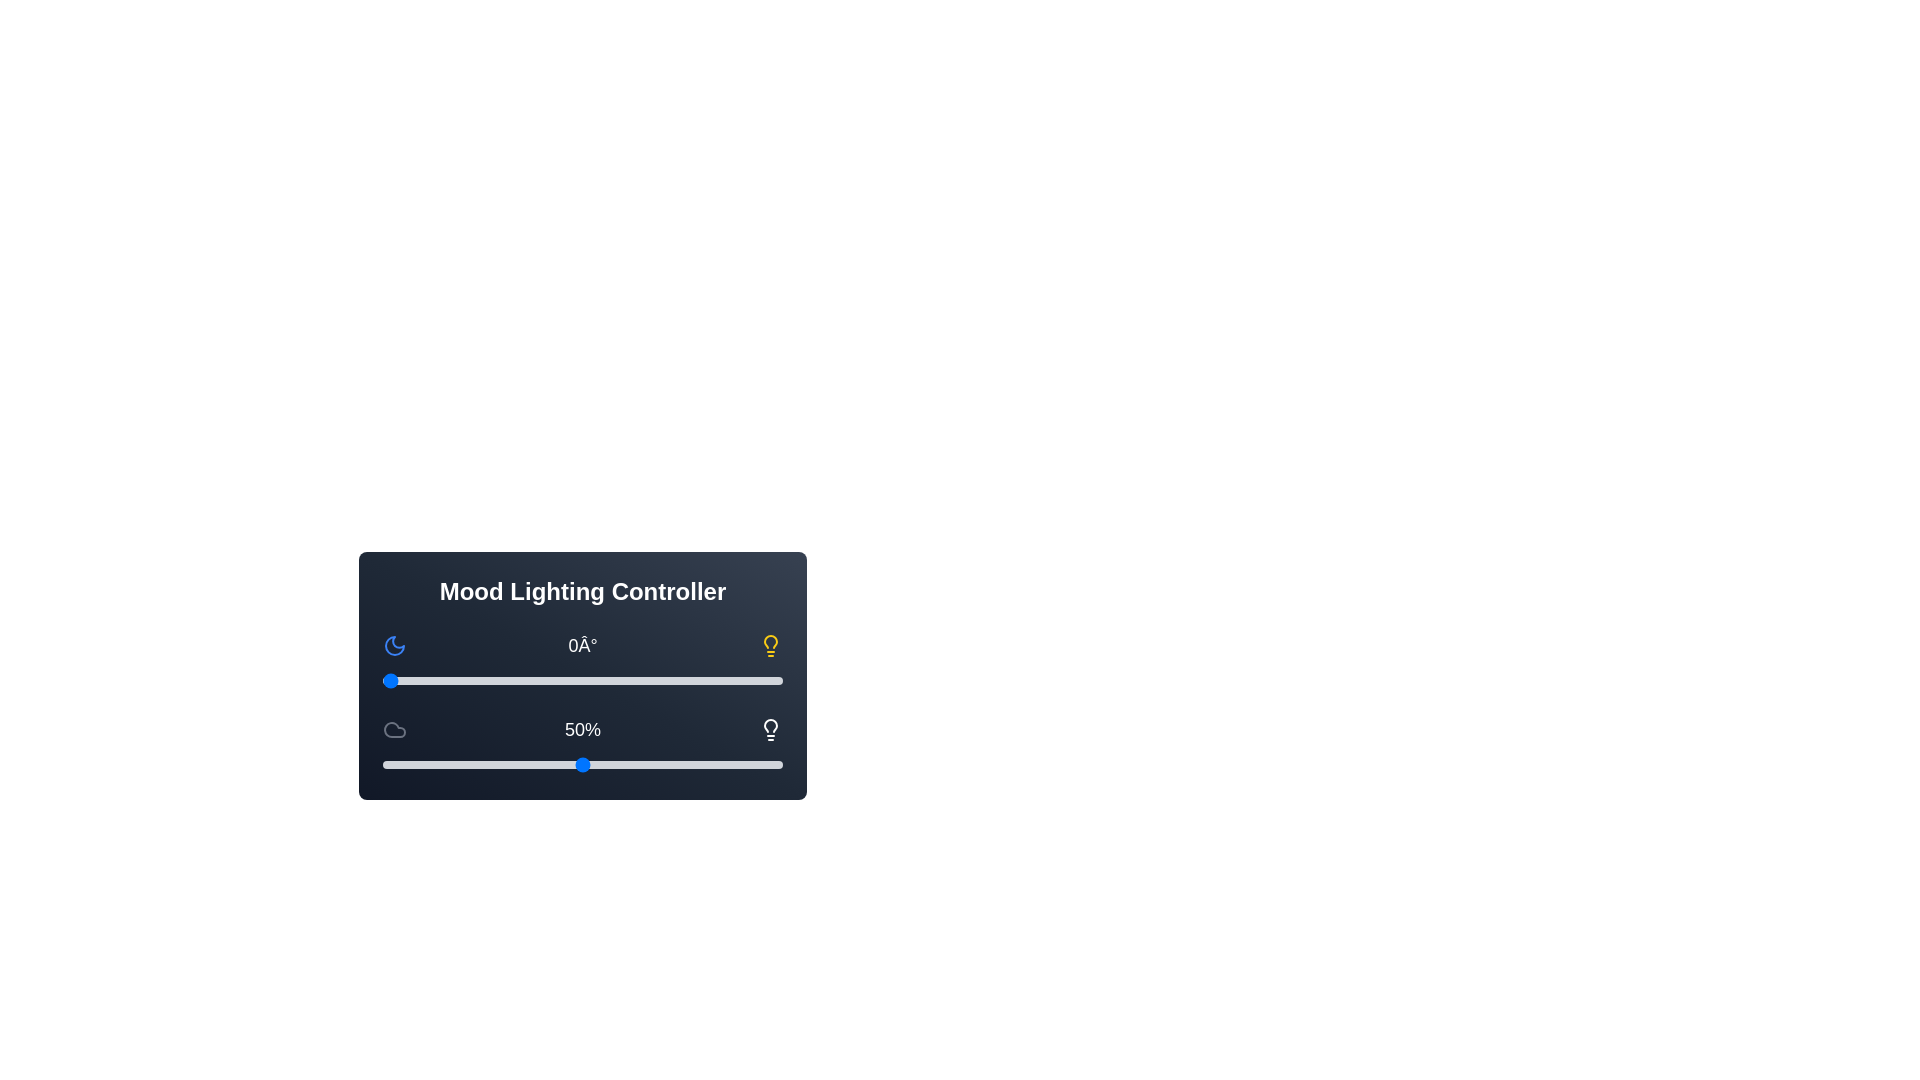  What do you see at coordinates (666, 680) in the screenshot?
I see `the hue slider to 255 degrees` at bounding box center [666, 680].